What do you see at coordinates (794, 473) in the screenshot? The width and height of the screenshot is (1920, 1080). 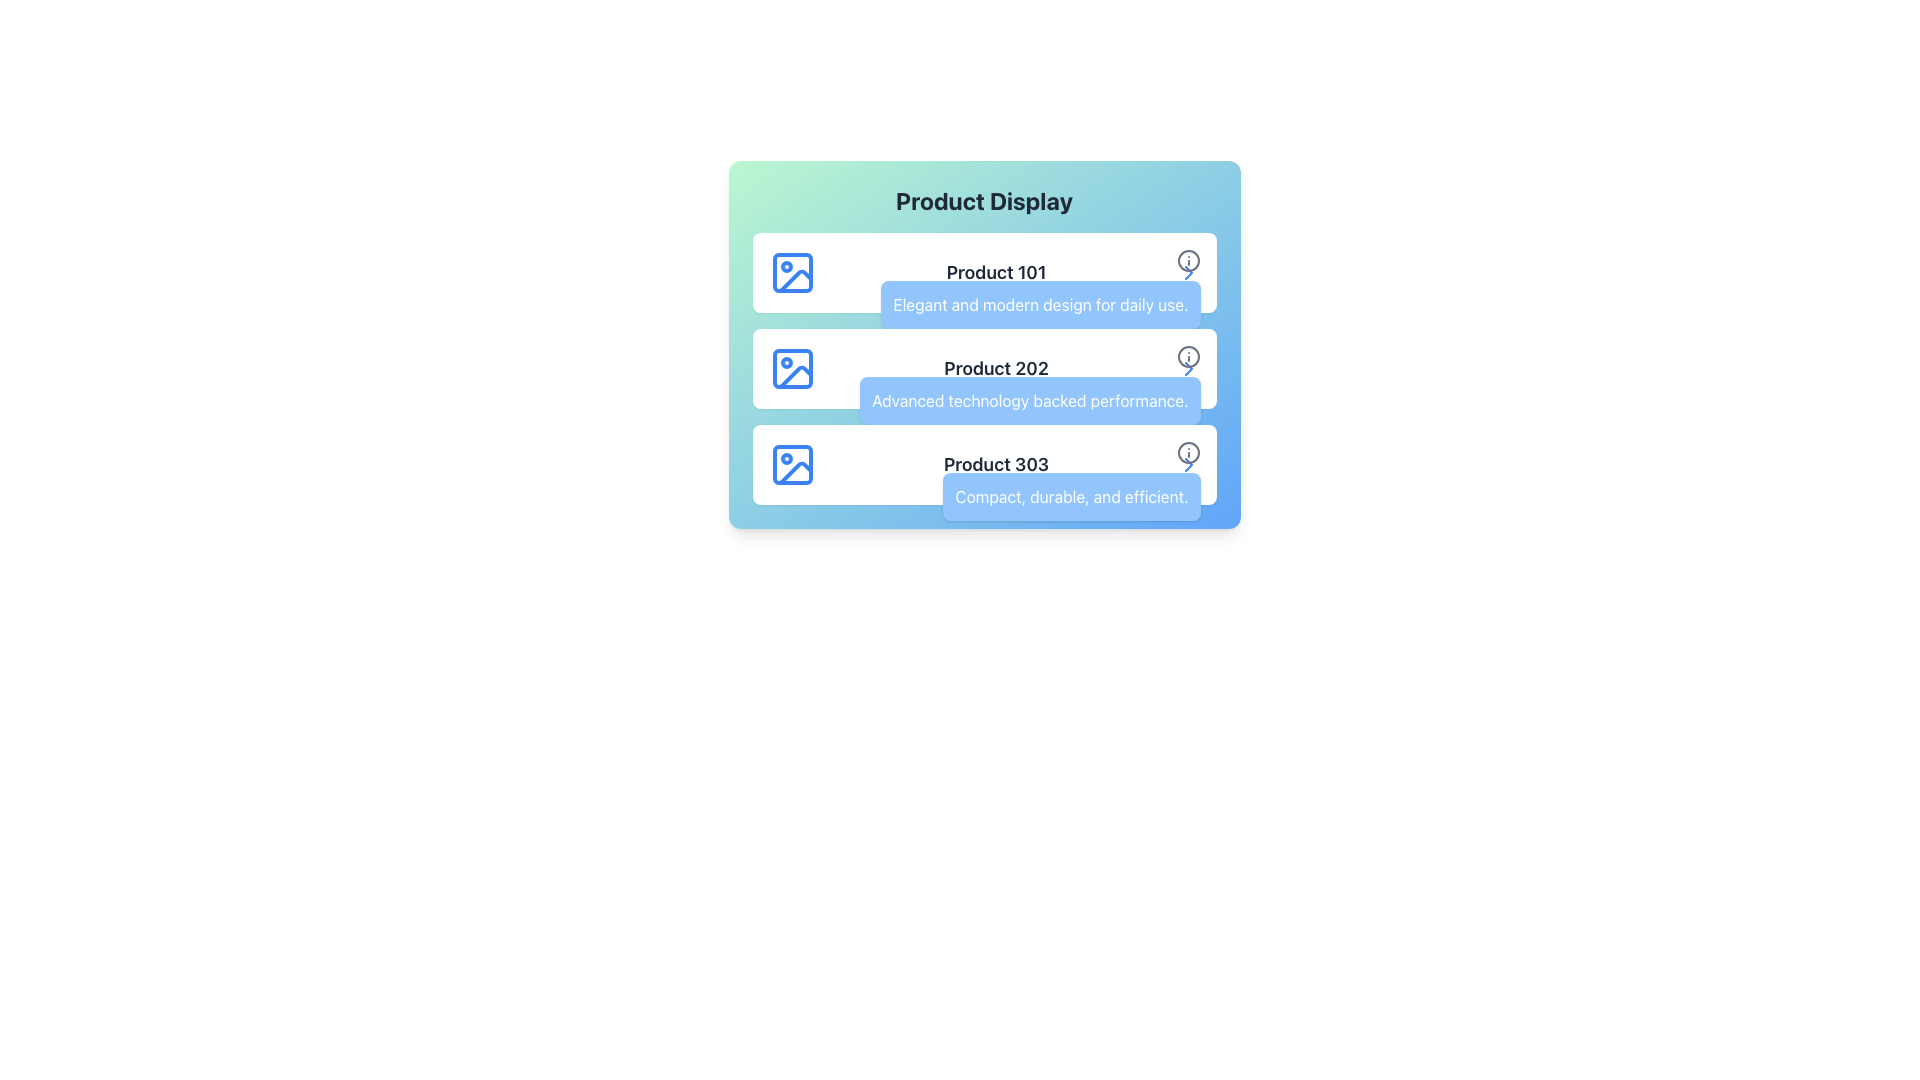 I see `the Decorative icon representing 'Product 303' located in the bottom-left section of the product cell` at bounding box center [794, 473].